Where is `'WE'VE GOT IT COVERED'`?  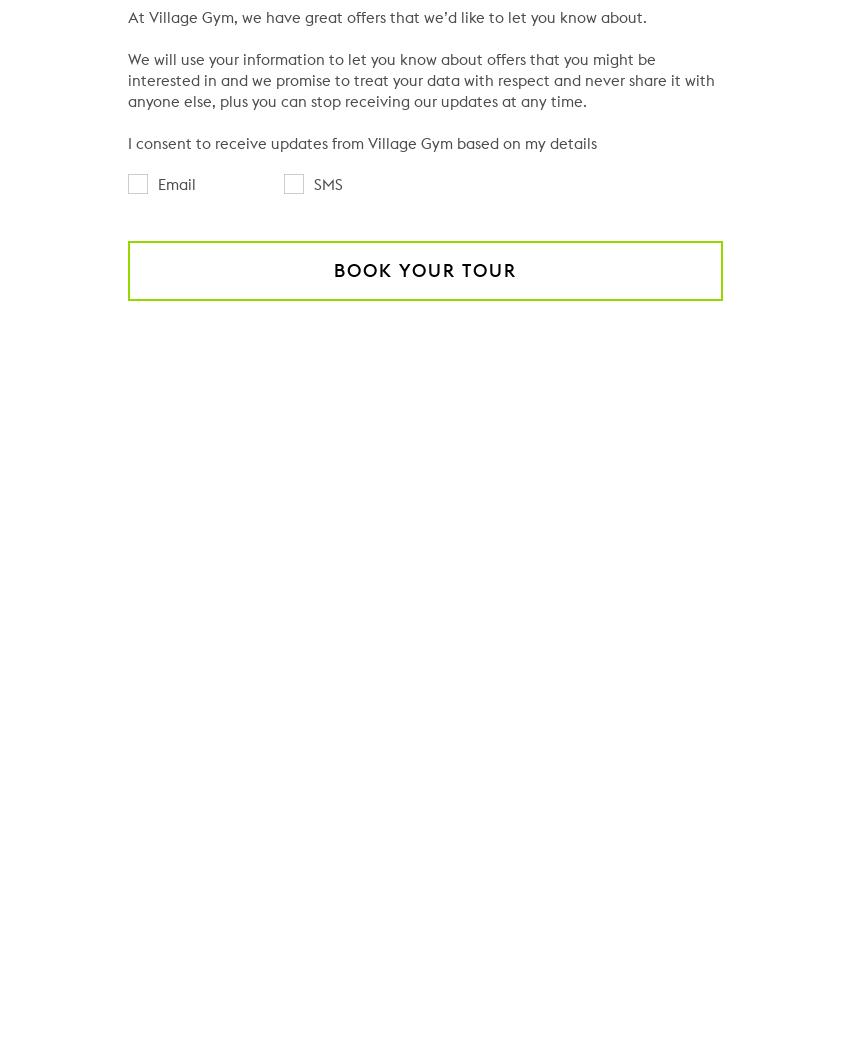
'WE'VE GOT IT COVERED' is located at coordinates (424, 447).